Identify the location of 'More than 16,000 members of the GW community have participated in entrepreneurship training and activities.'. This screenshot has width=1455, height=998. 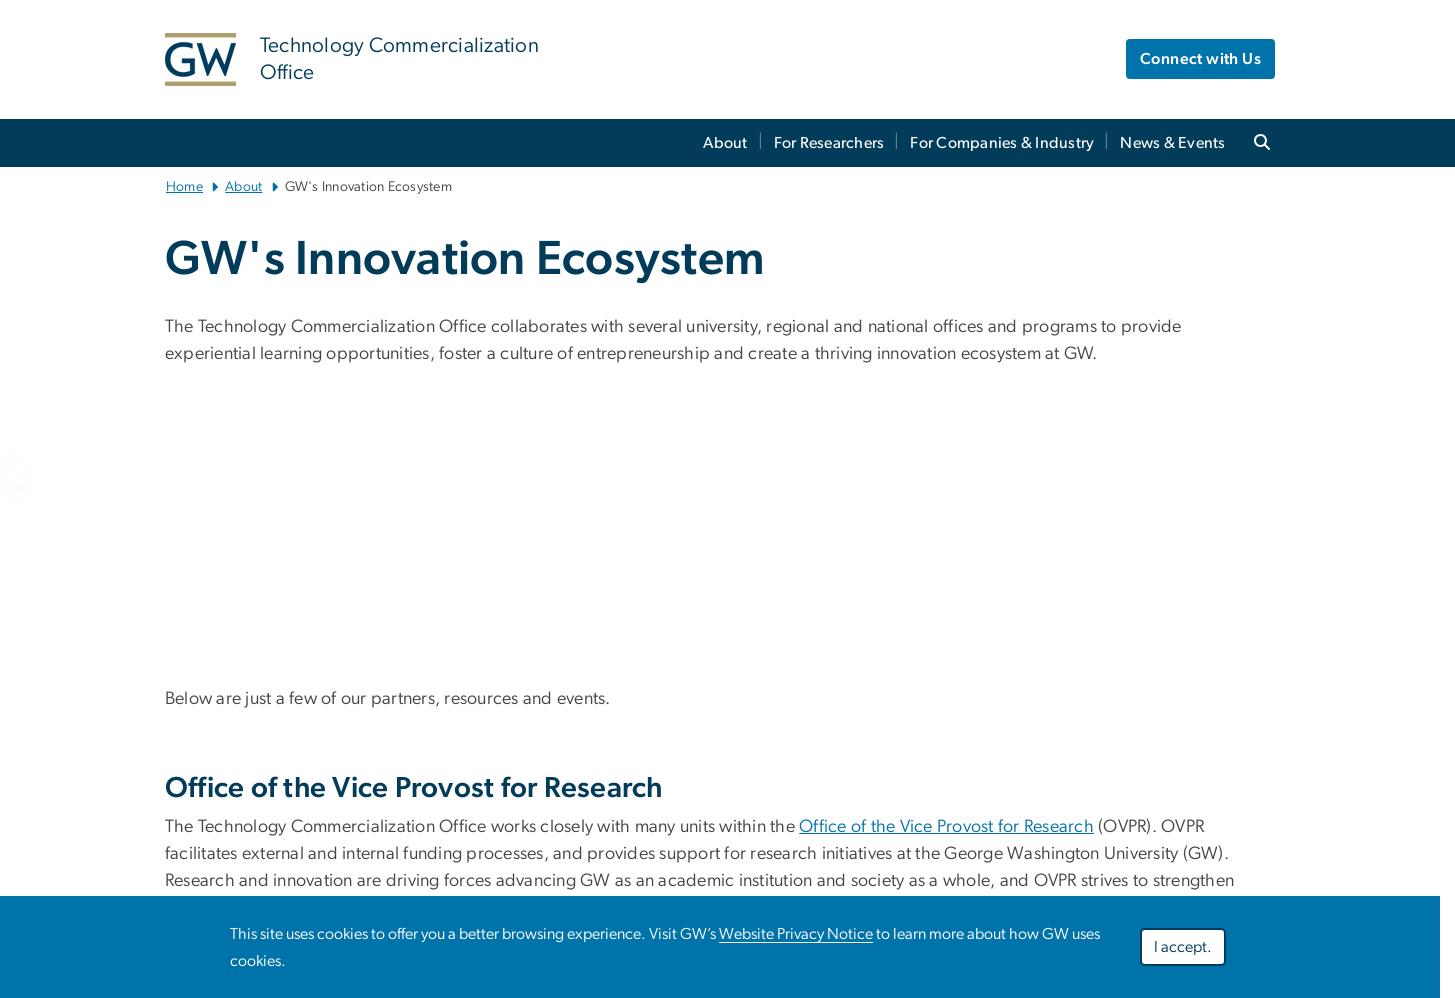
(860, 577).